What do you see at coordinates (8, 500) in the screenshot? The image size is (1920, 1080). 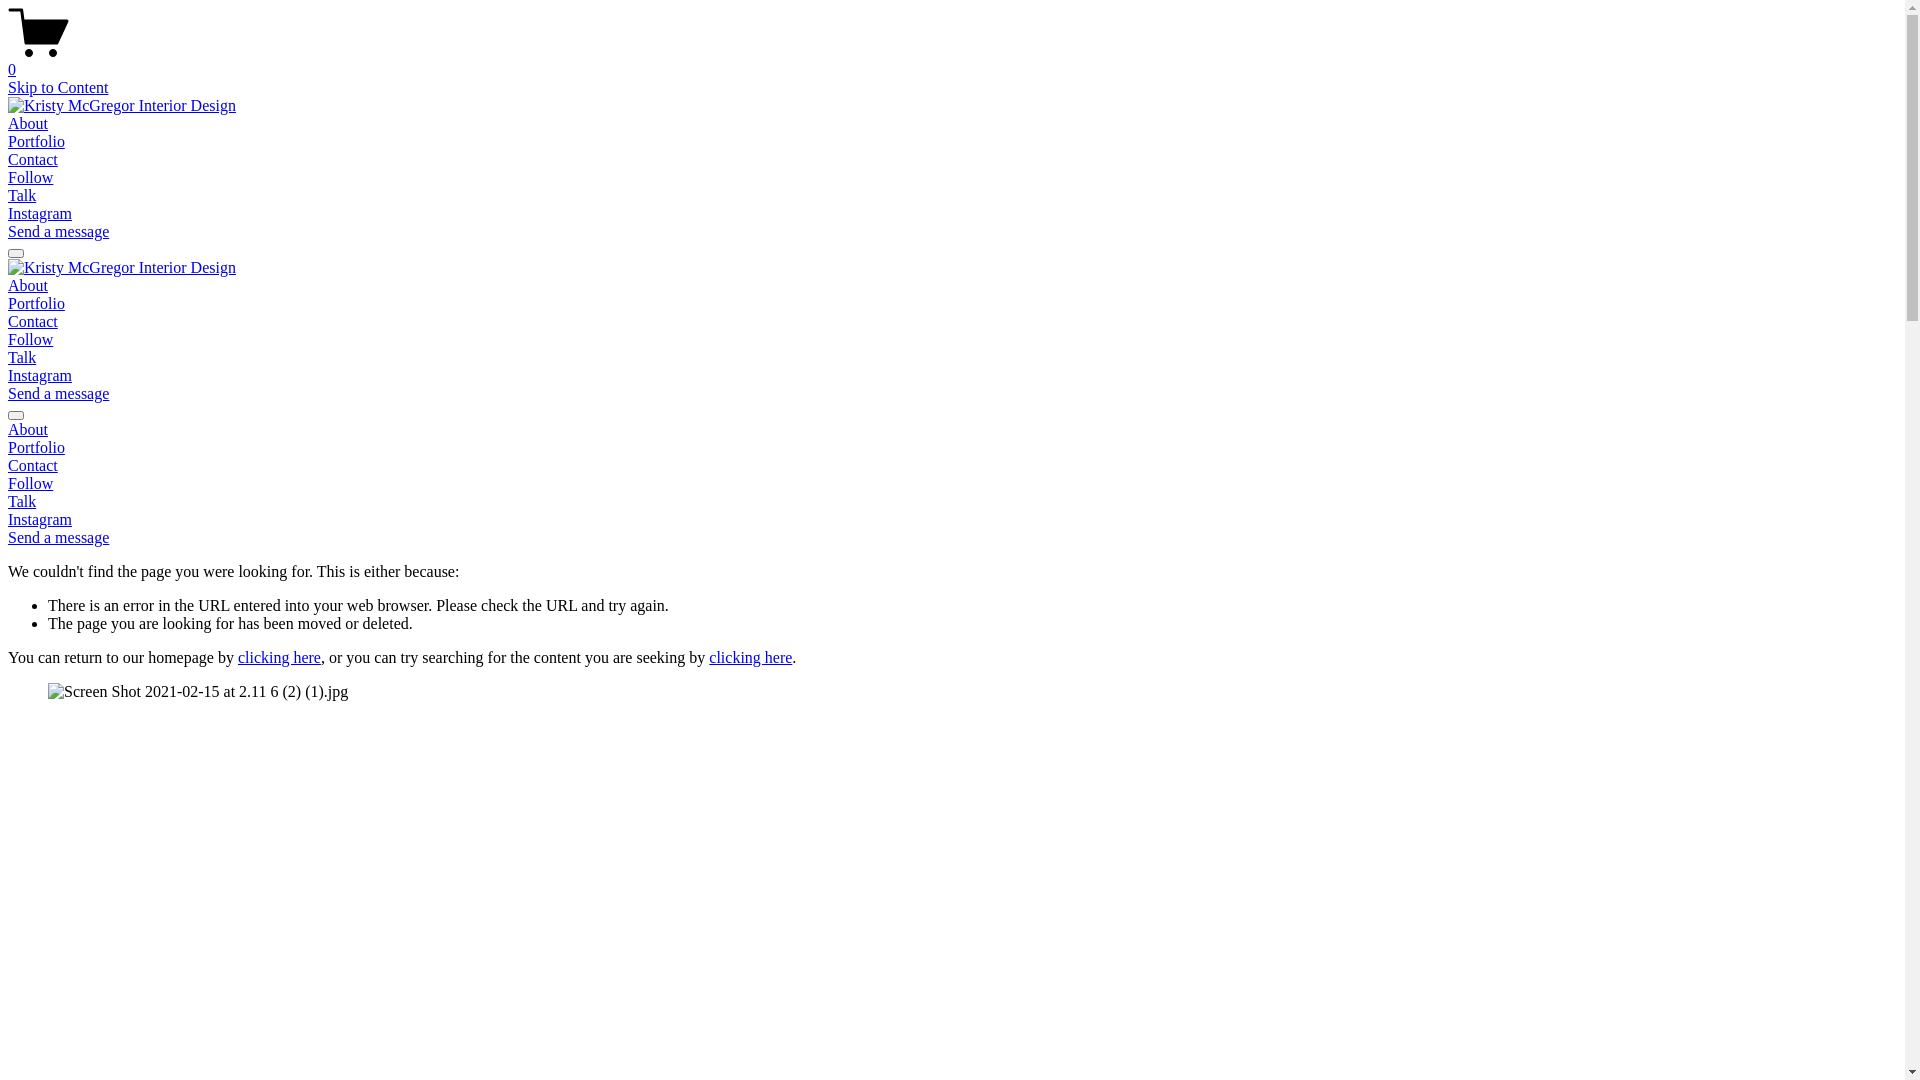 I see `'Talk'` at bounding box center [8, 500].